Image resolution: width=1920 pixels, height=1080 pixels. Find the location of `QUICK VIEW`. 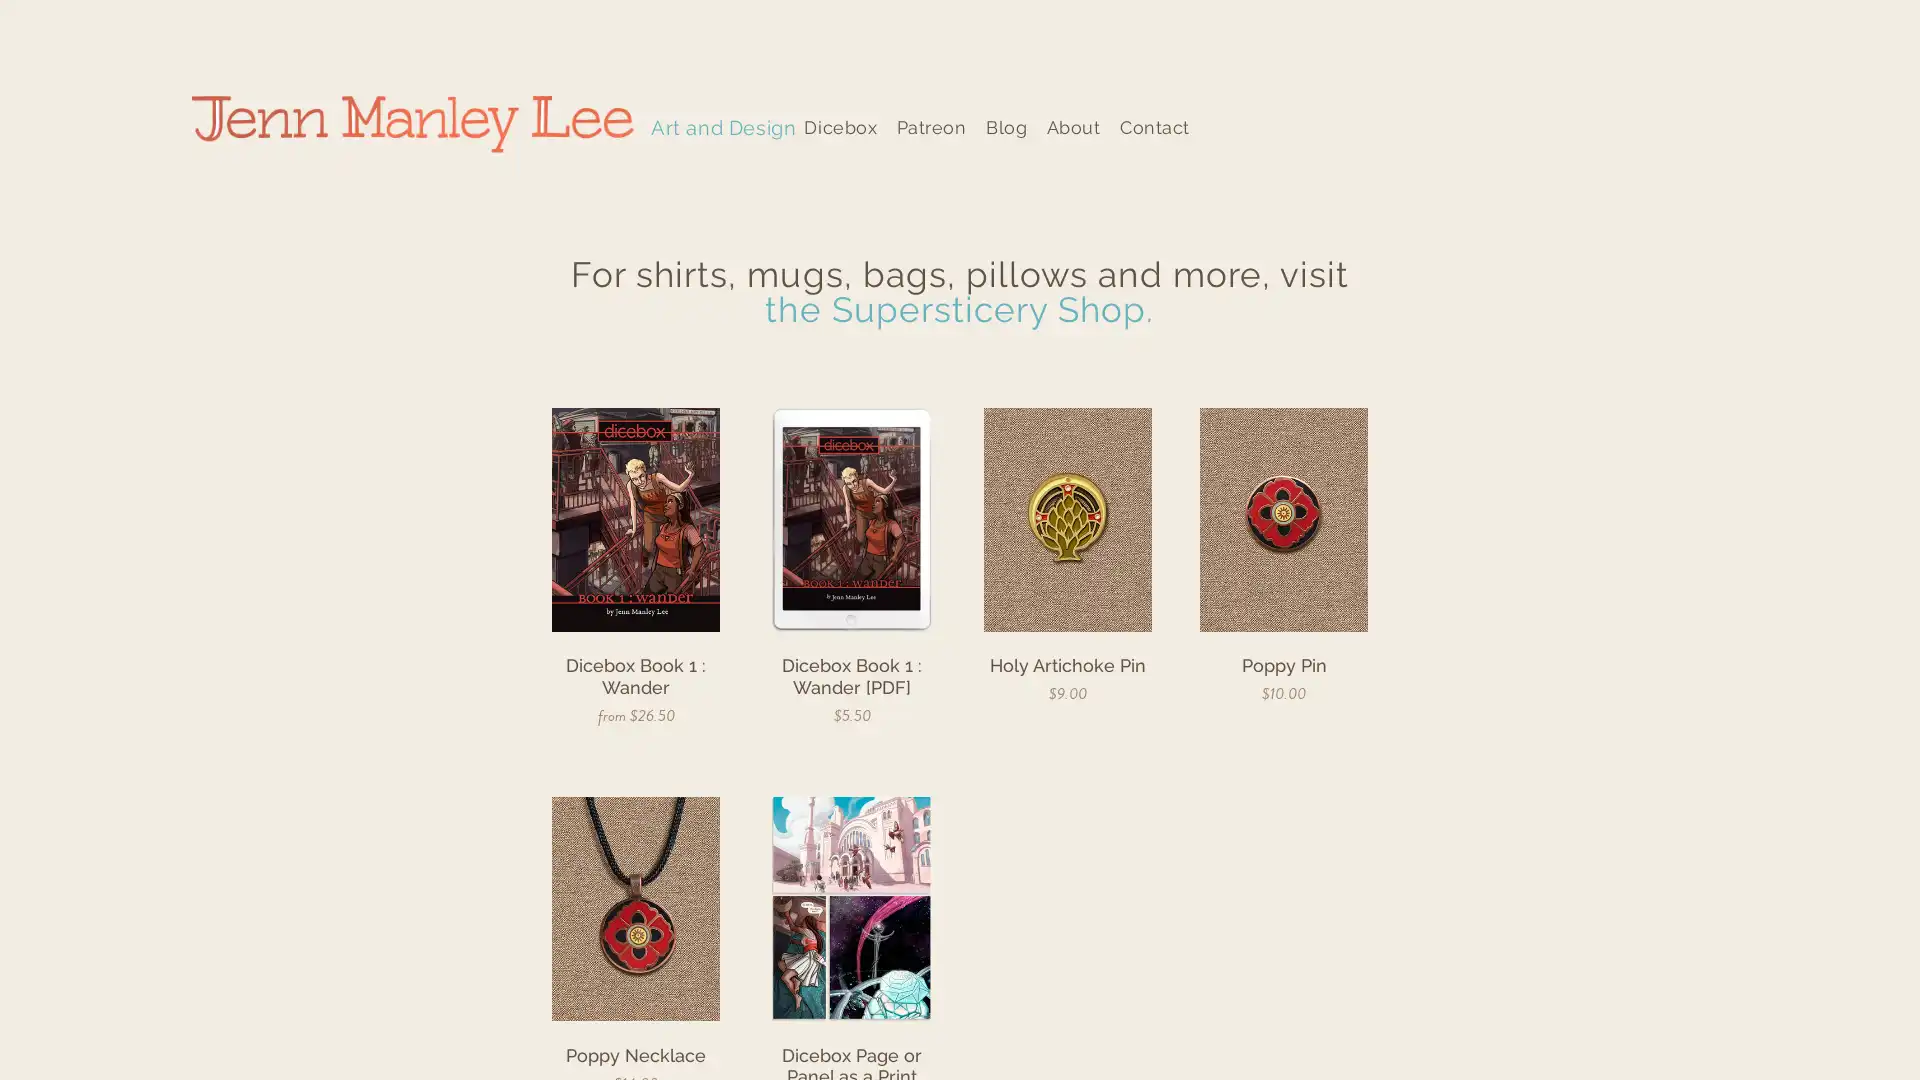

QUICK VIEW is located at coordinates (634, 684).